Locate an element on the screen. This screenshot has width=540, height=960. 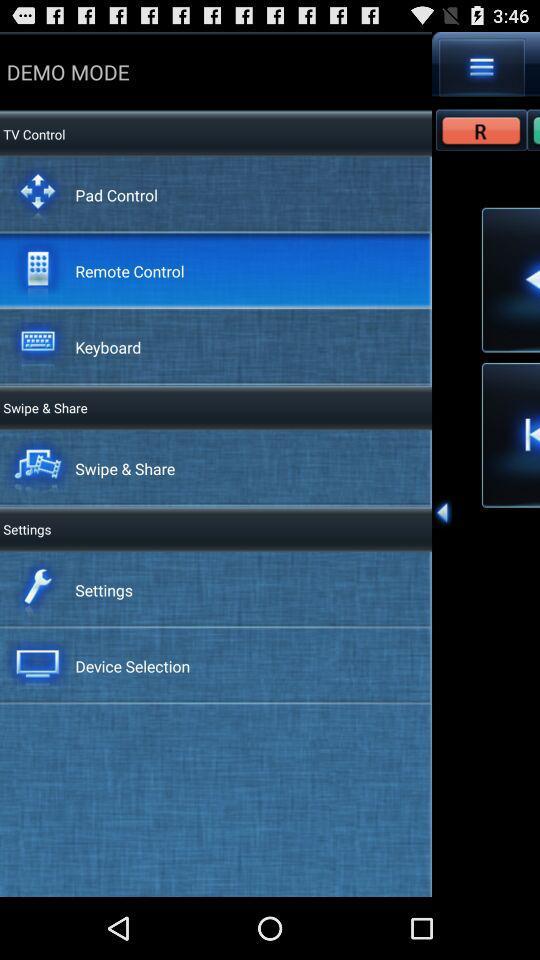
the  tv control is located at coordinates (31, 133).